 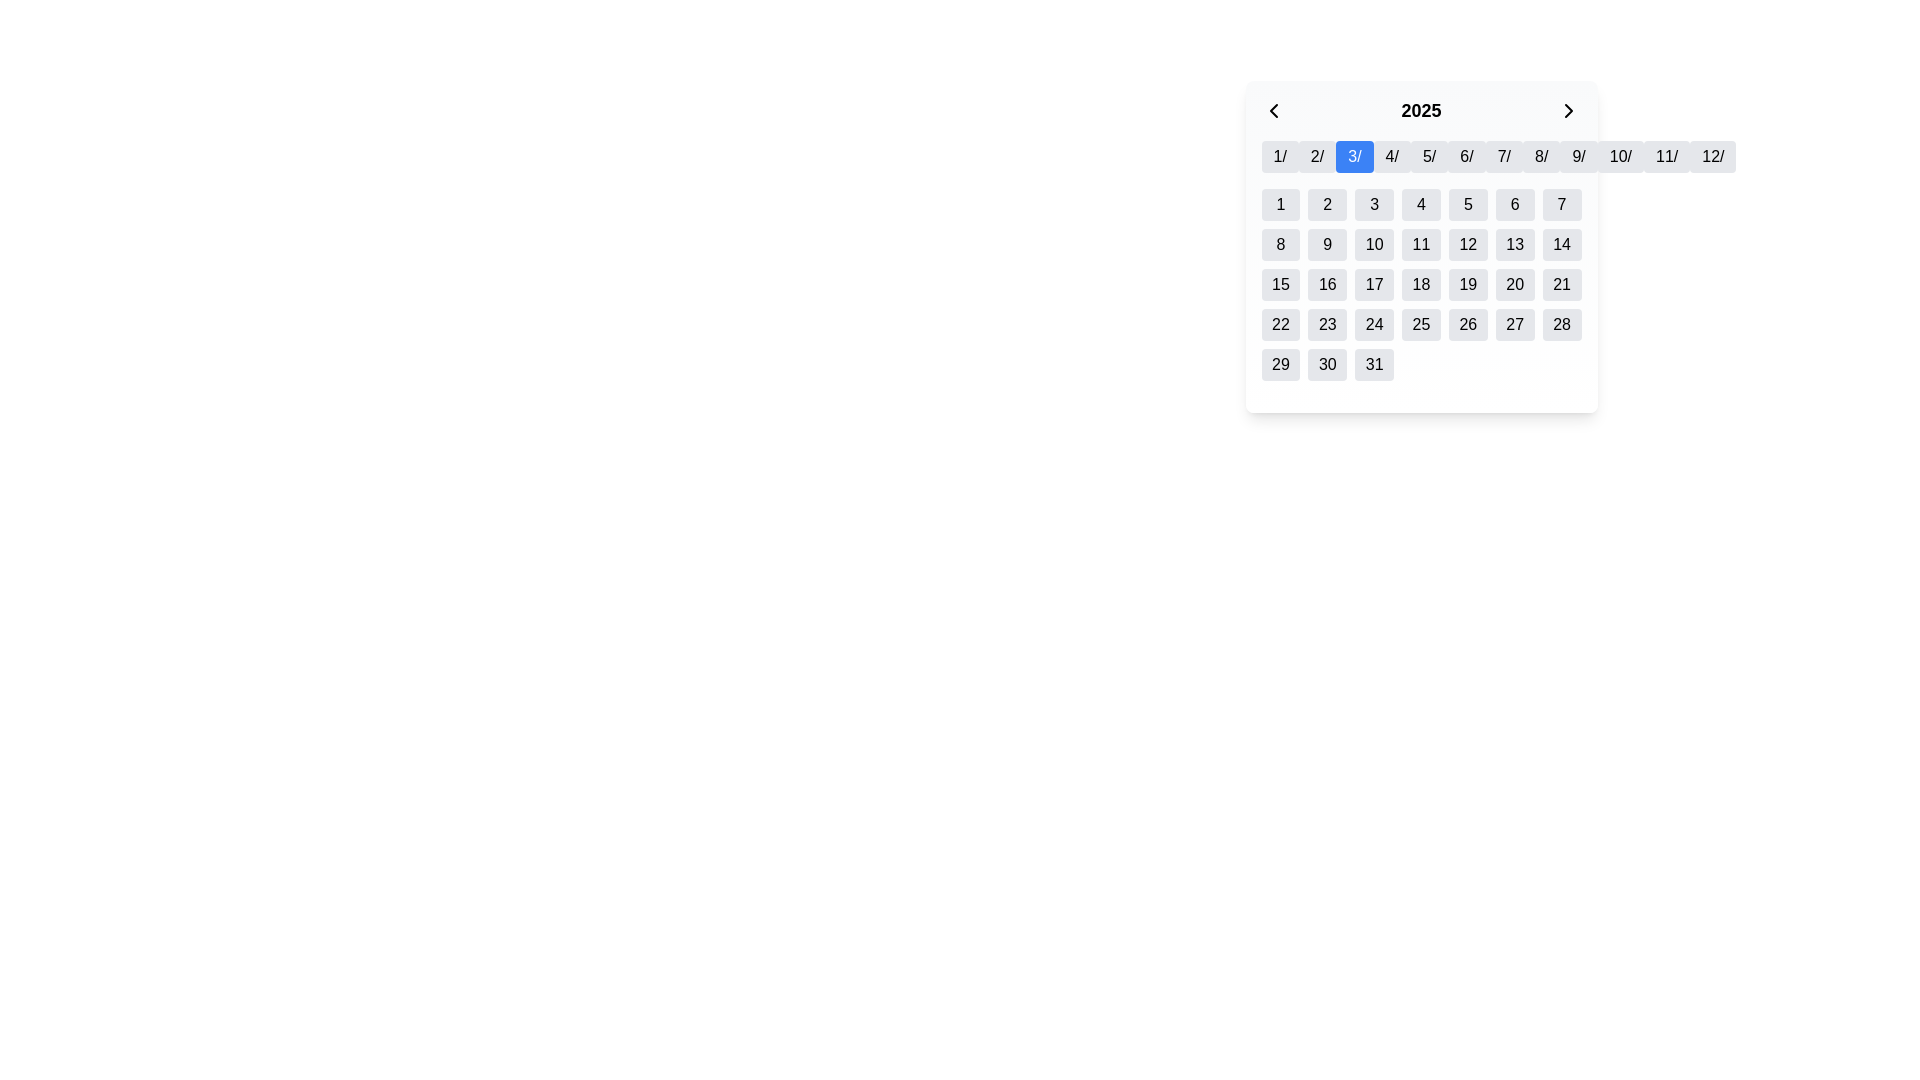 I want to click on the Interactive calendar date unit displaying the numeral '29', so click(x=1280, y=365).